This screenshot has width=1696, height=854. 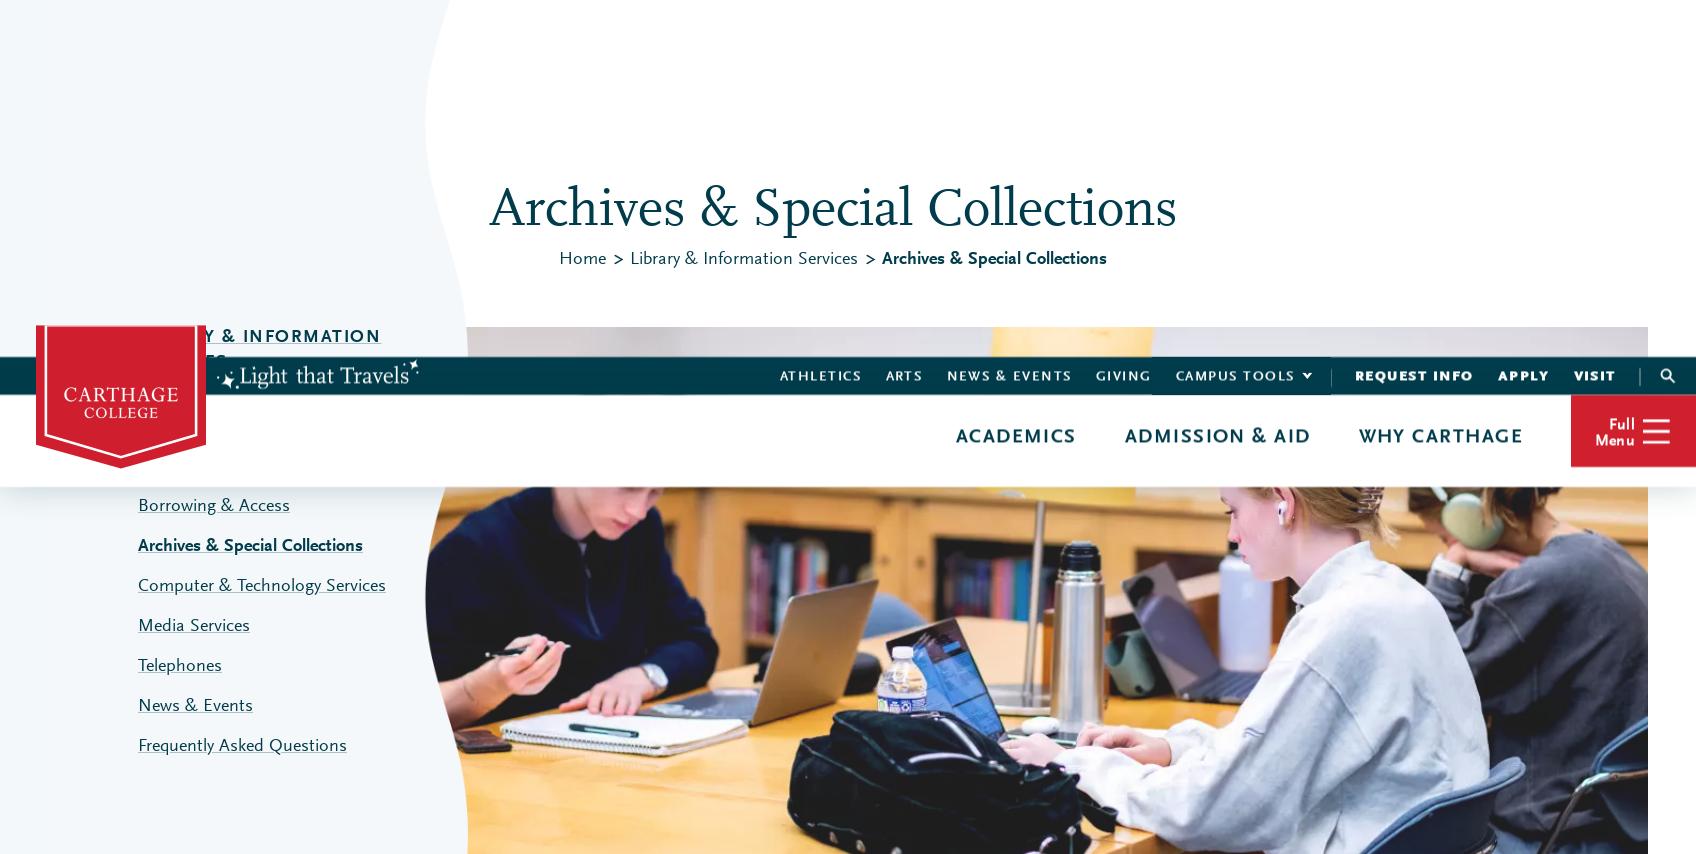 What do you see at coordinates (1024, 269) in the screenshot?
I see `'Commuting to Carthage'` at bounding box center [1024, 269].